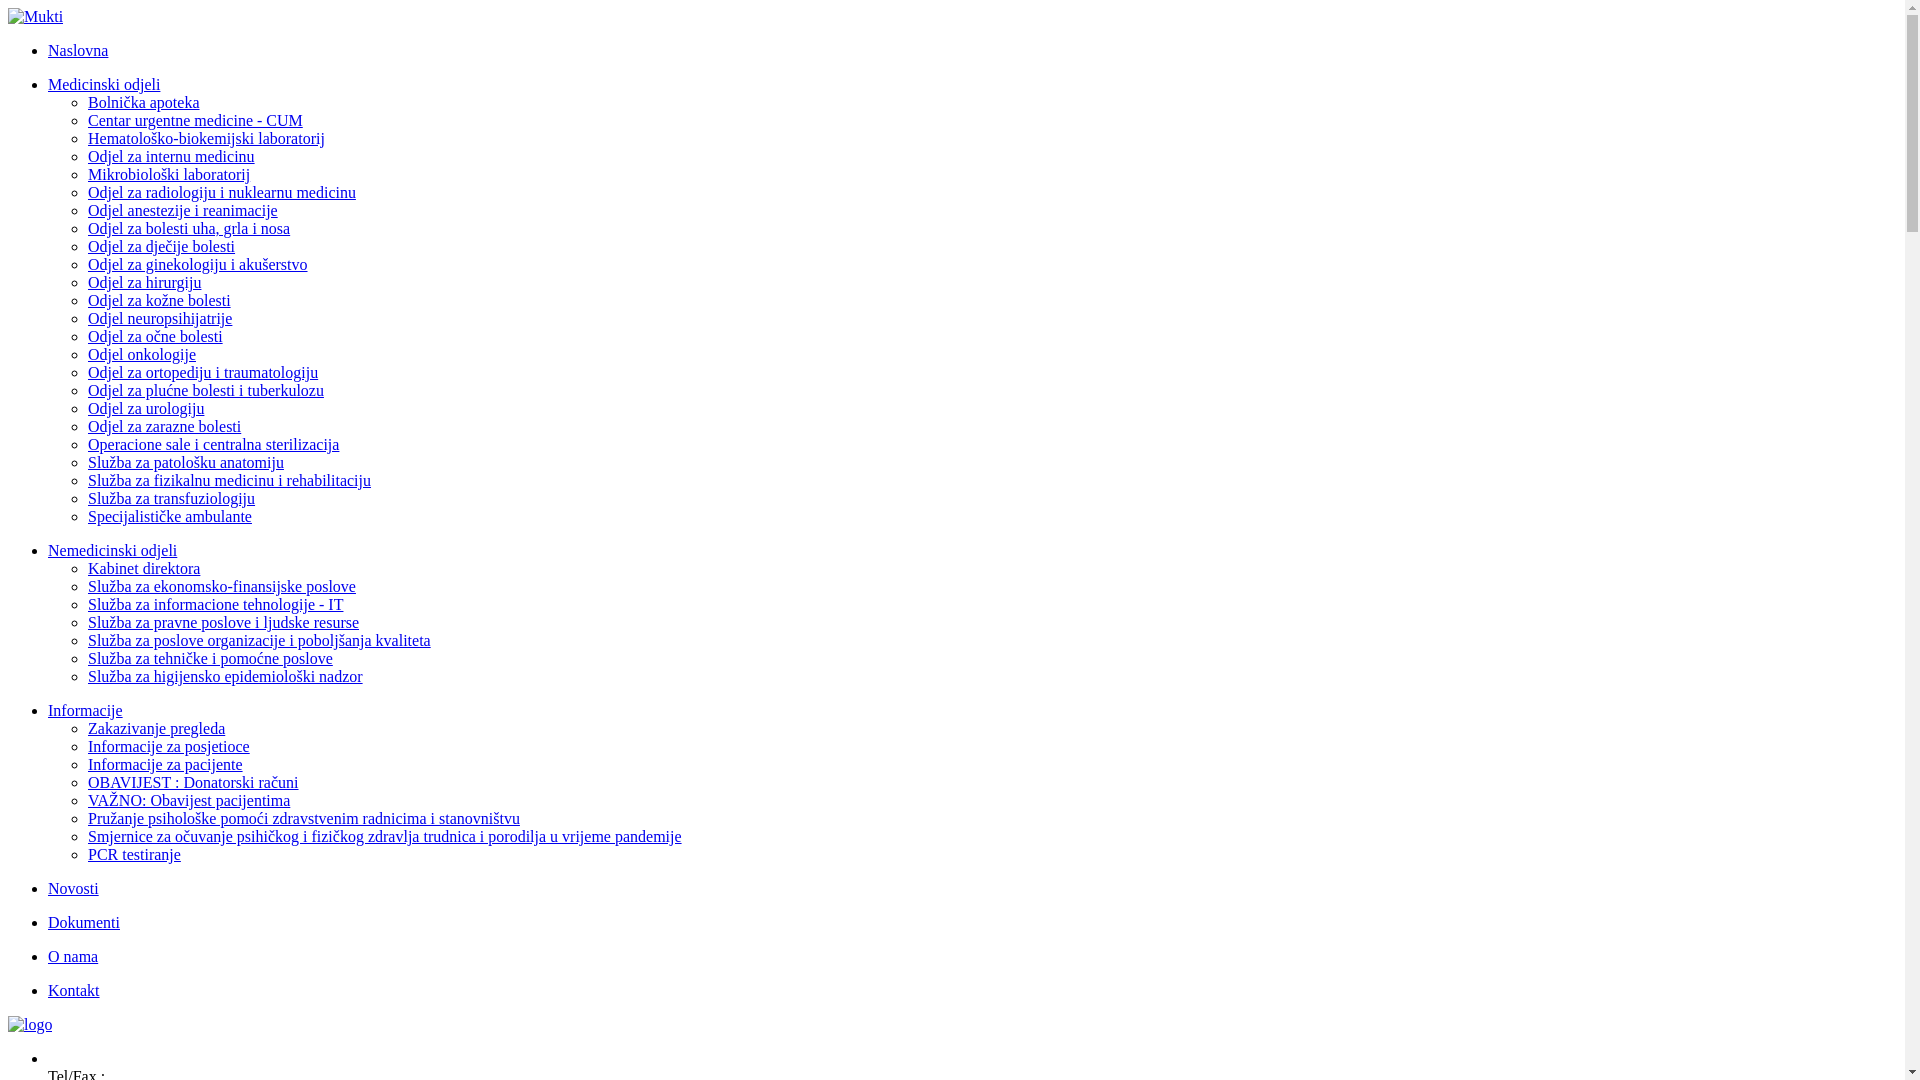 The width and height of the screenshot is (1920, 1080). What do you see at coordinates (213, 443) in the screenshot?
I see `'Operacione sale i centralna sterilizacija'` at bounding box center [213, 443].